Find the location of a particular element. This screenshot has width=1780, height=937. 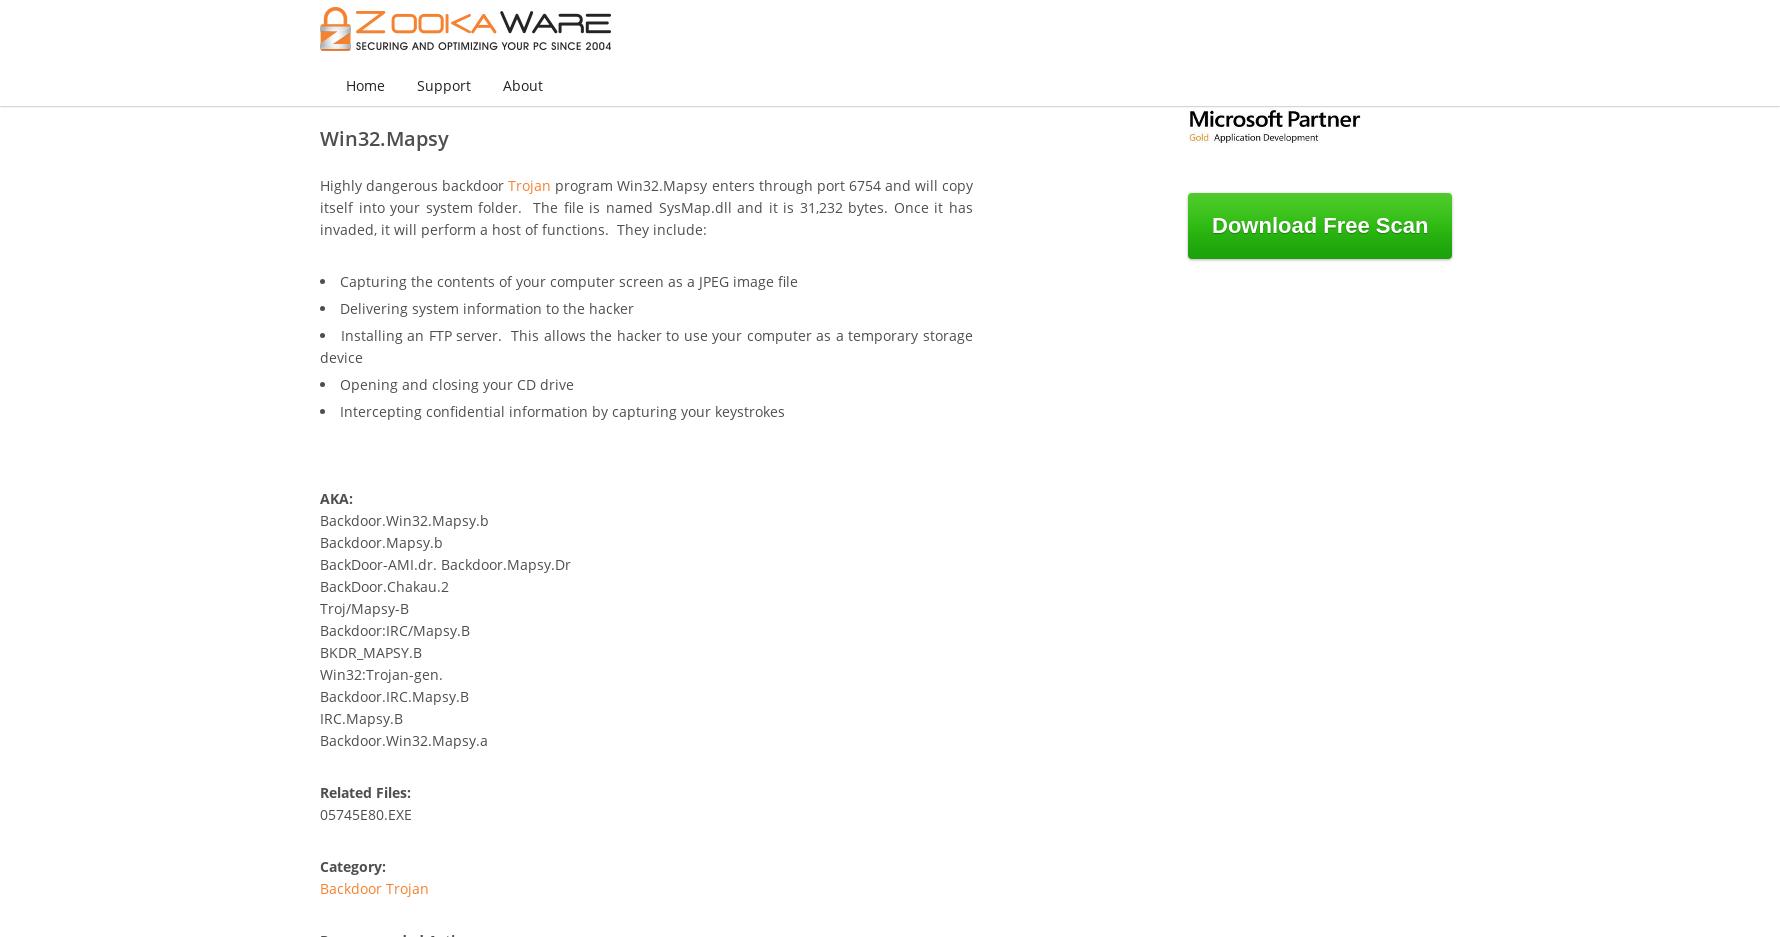

'Backdoor Trojan' is located at coordinates (320, 887).